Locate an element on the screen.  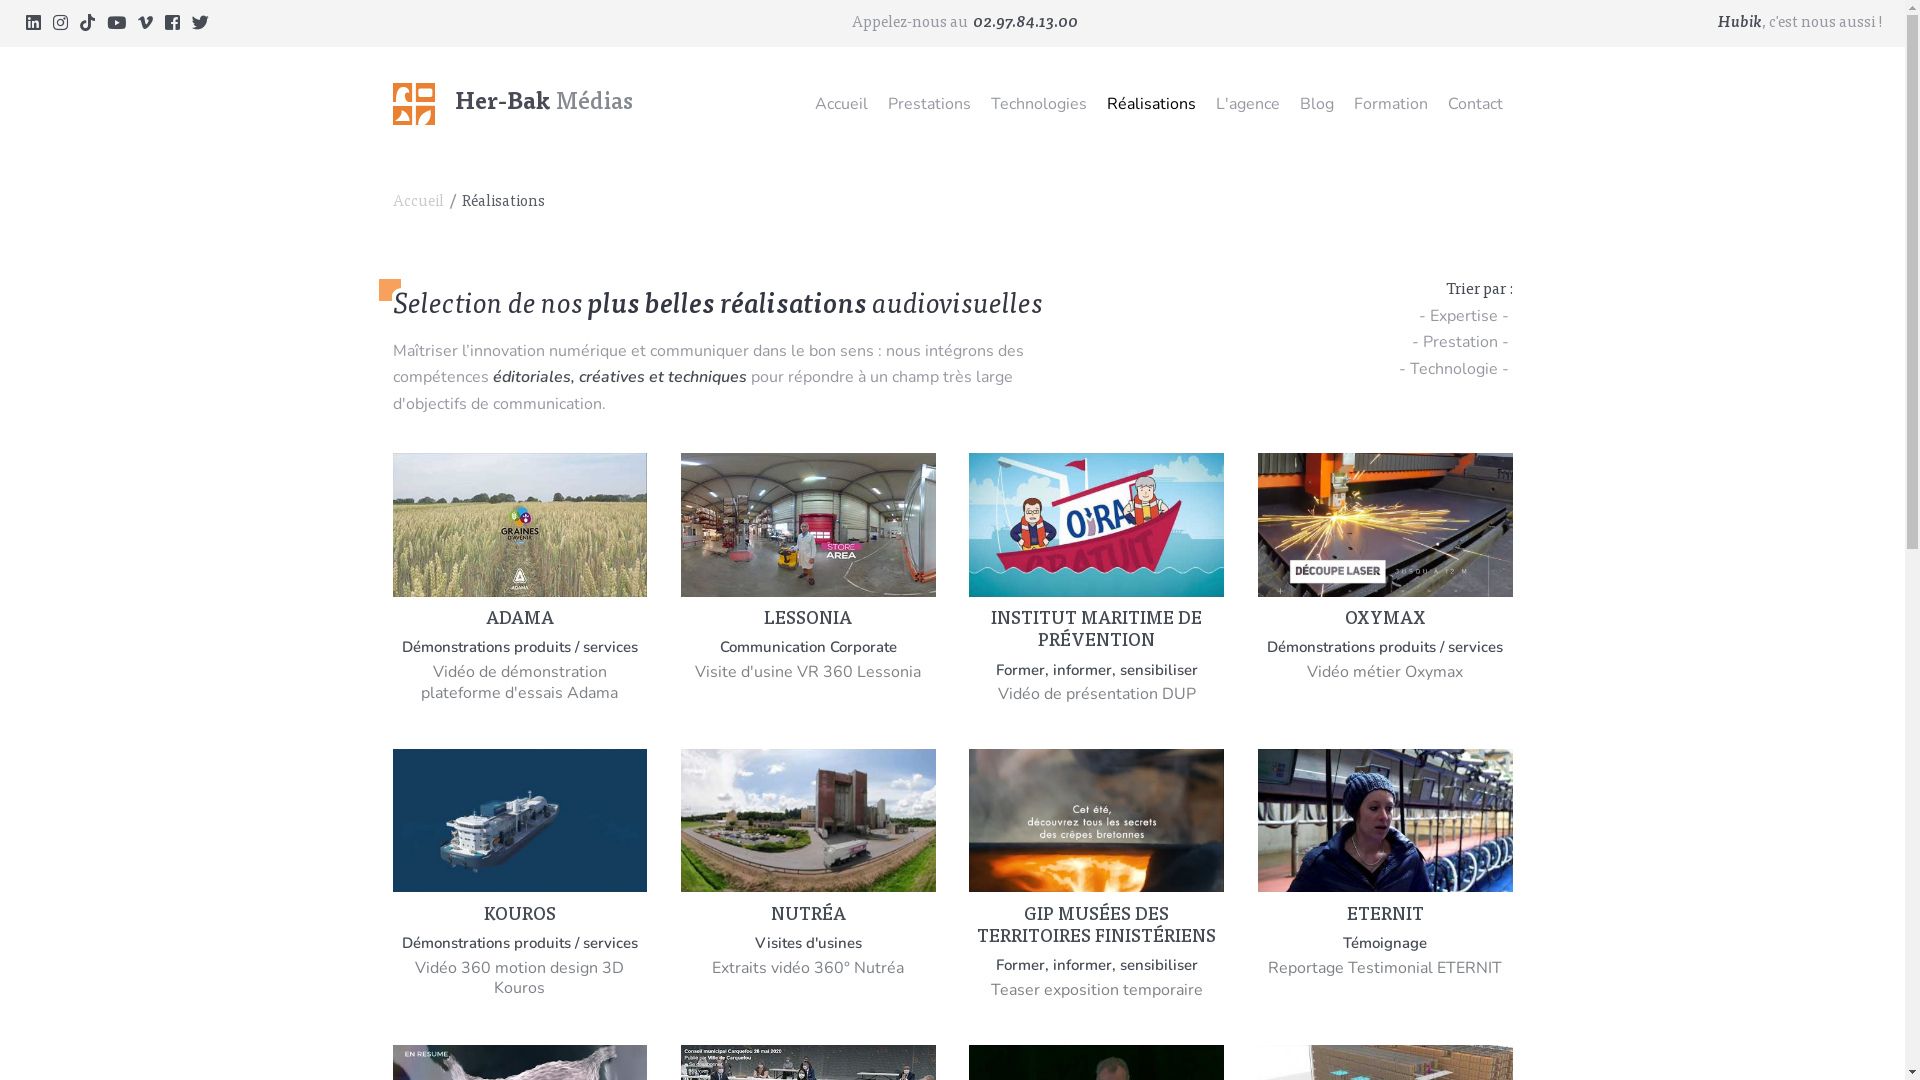
'02.97.84.13.00' is located at coordinates (971, 23).